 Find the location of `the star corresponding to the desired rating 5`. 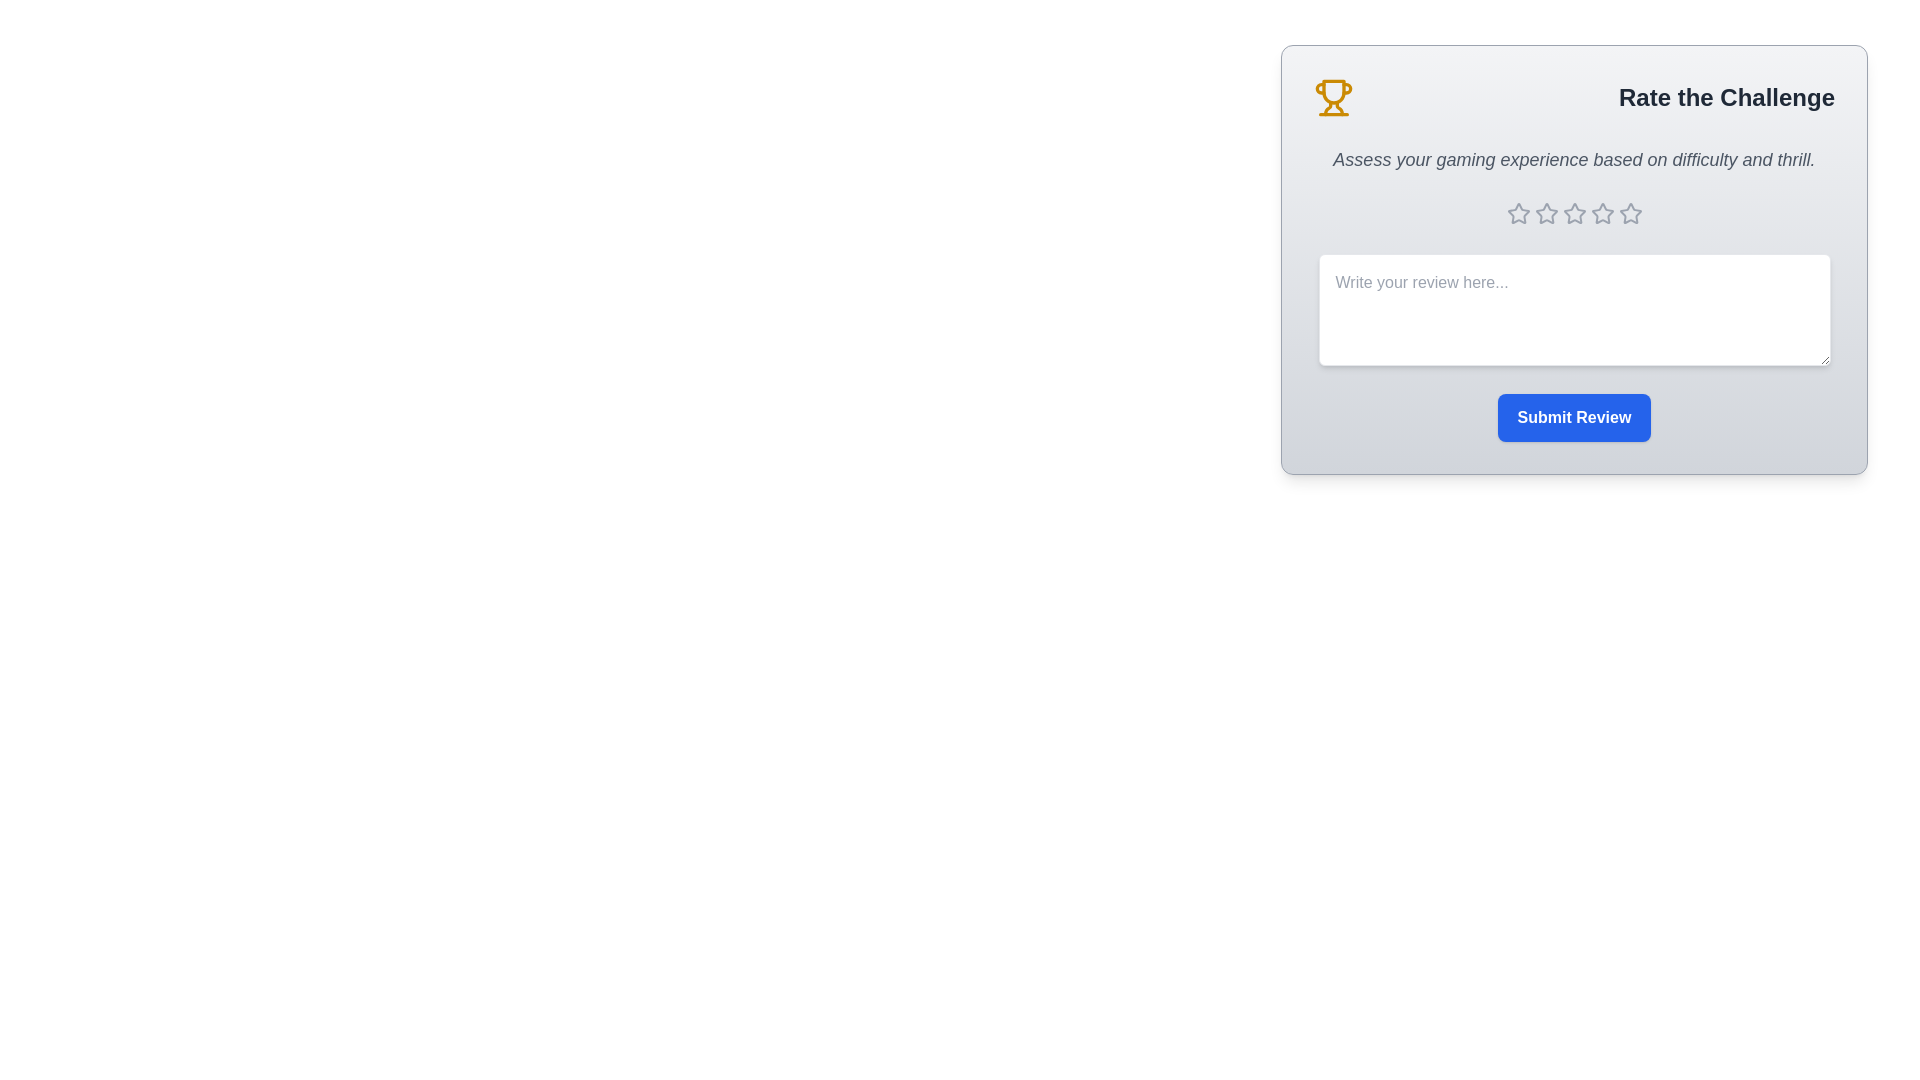

the star corresponding to the desired rating 5 is located at coordinates (1630, 213).